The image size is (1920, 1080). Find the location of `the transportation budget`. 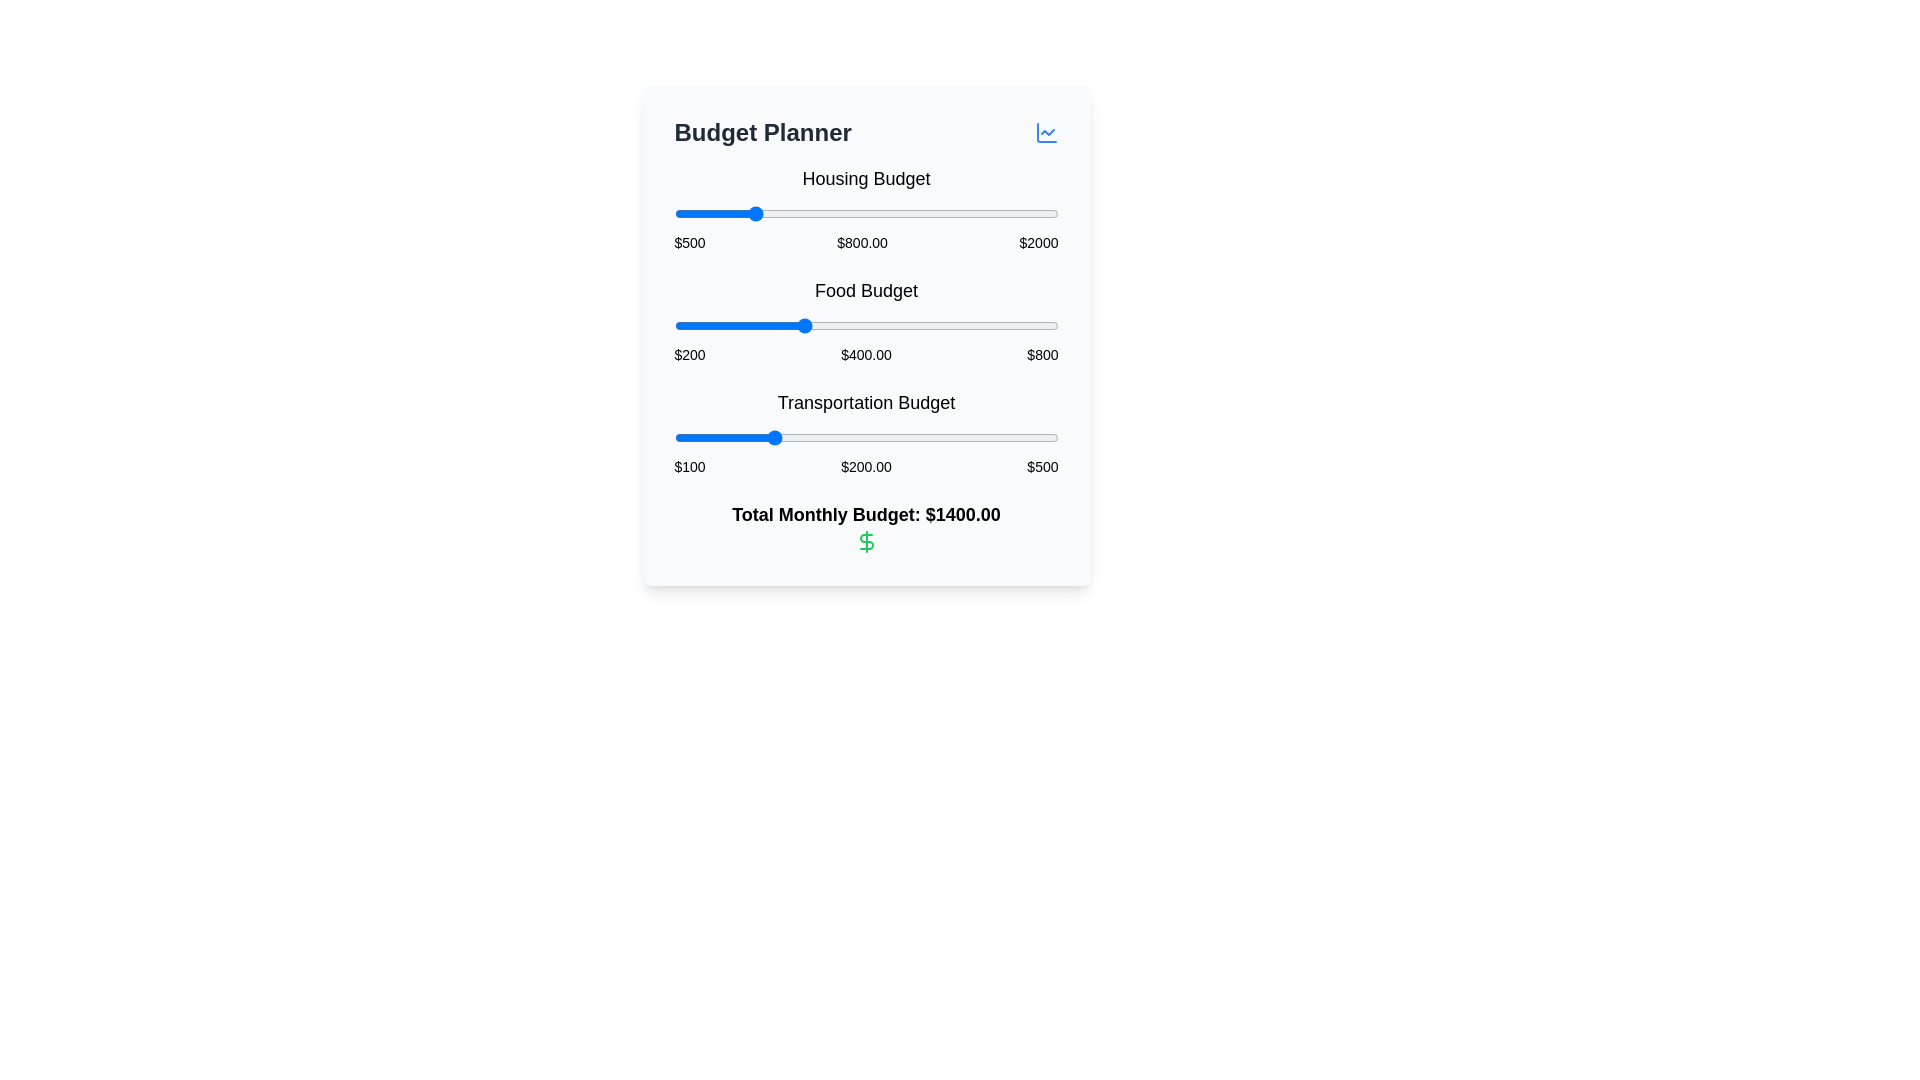

the transportation budget is located at coordinates (847, 437).